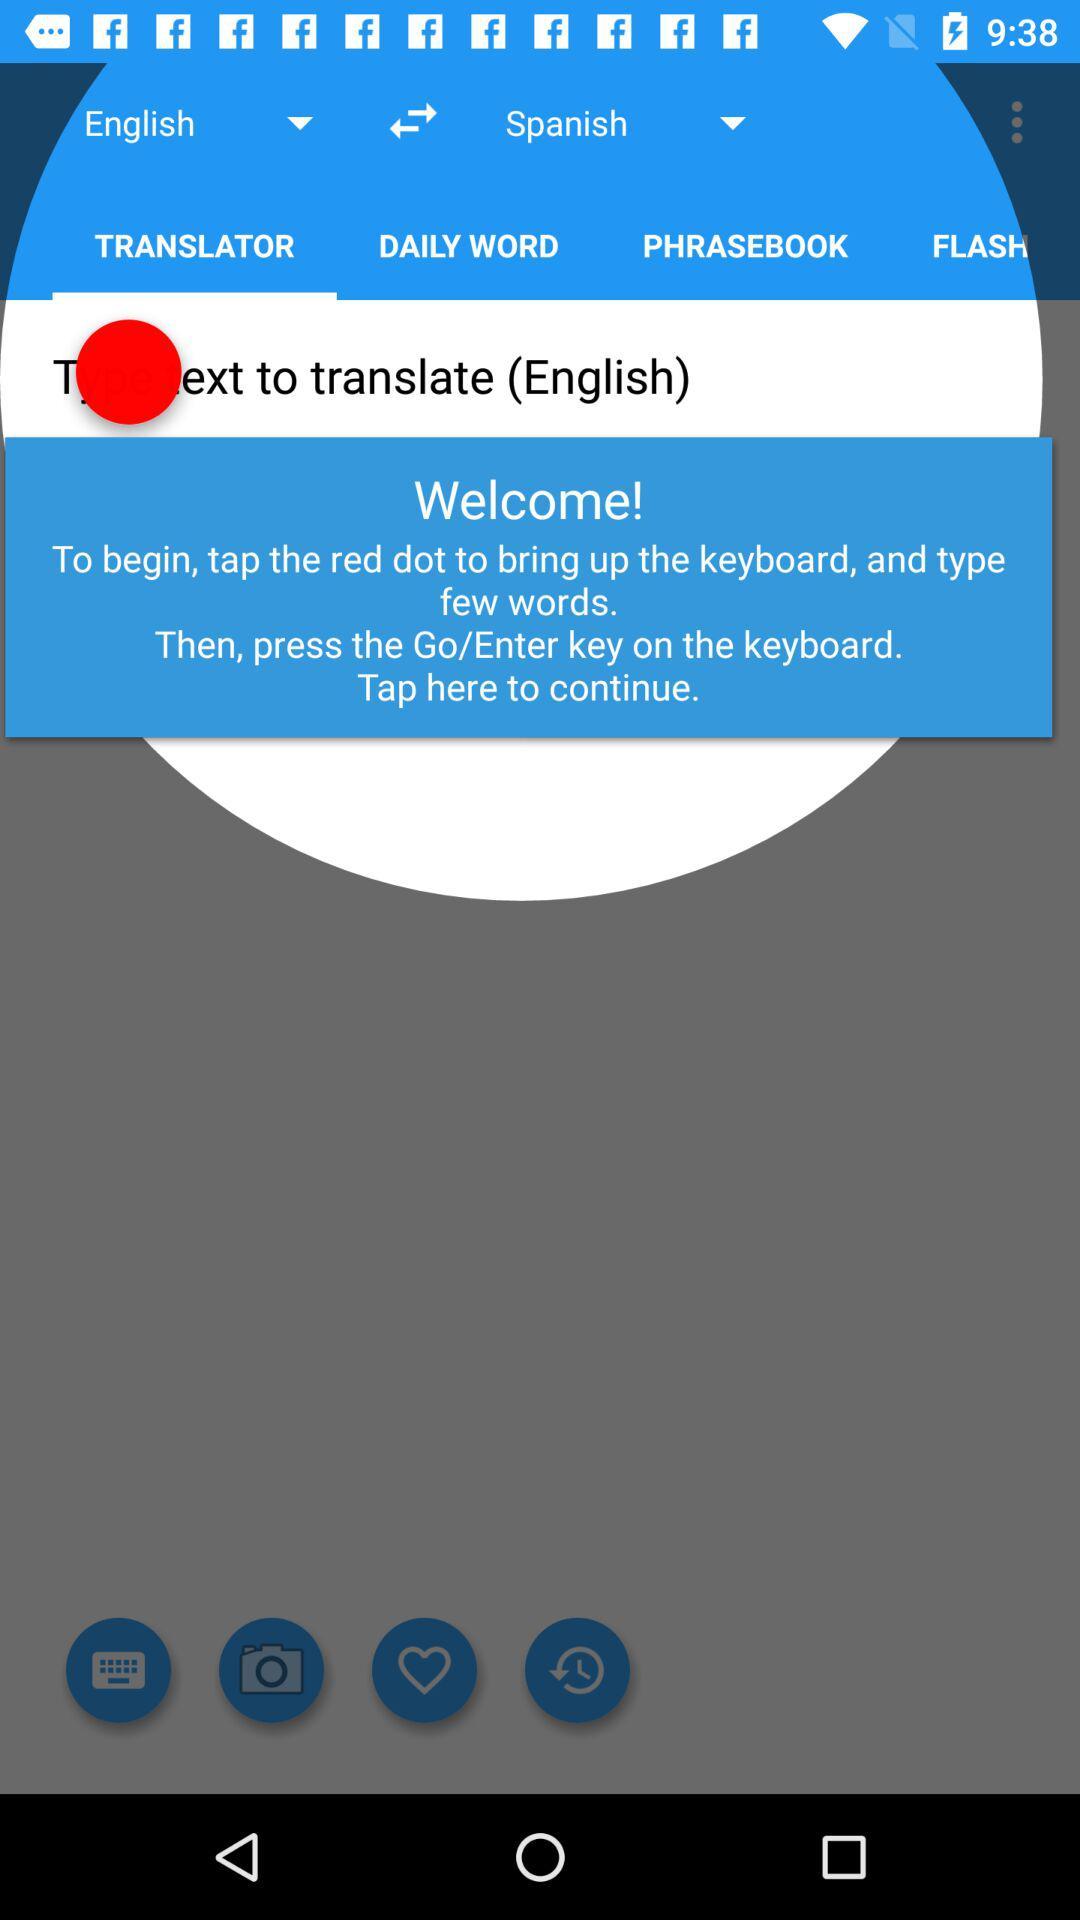 Image resolution: width=1080 pixels, height=1920 pixels. I want to click on the history icon, so click(577, 1670).